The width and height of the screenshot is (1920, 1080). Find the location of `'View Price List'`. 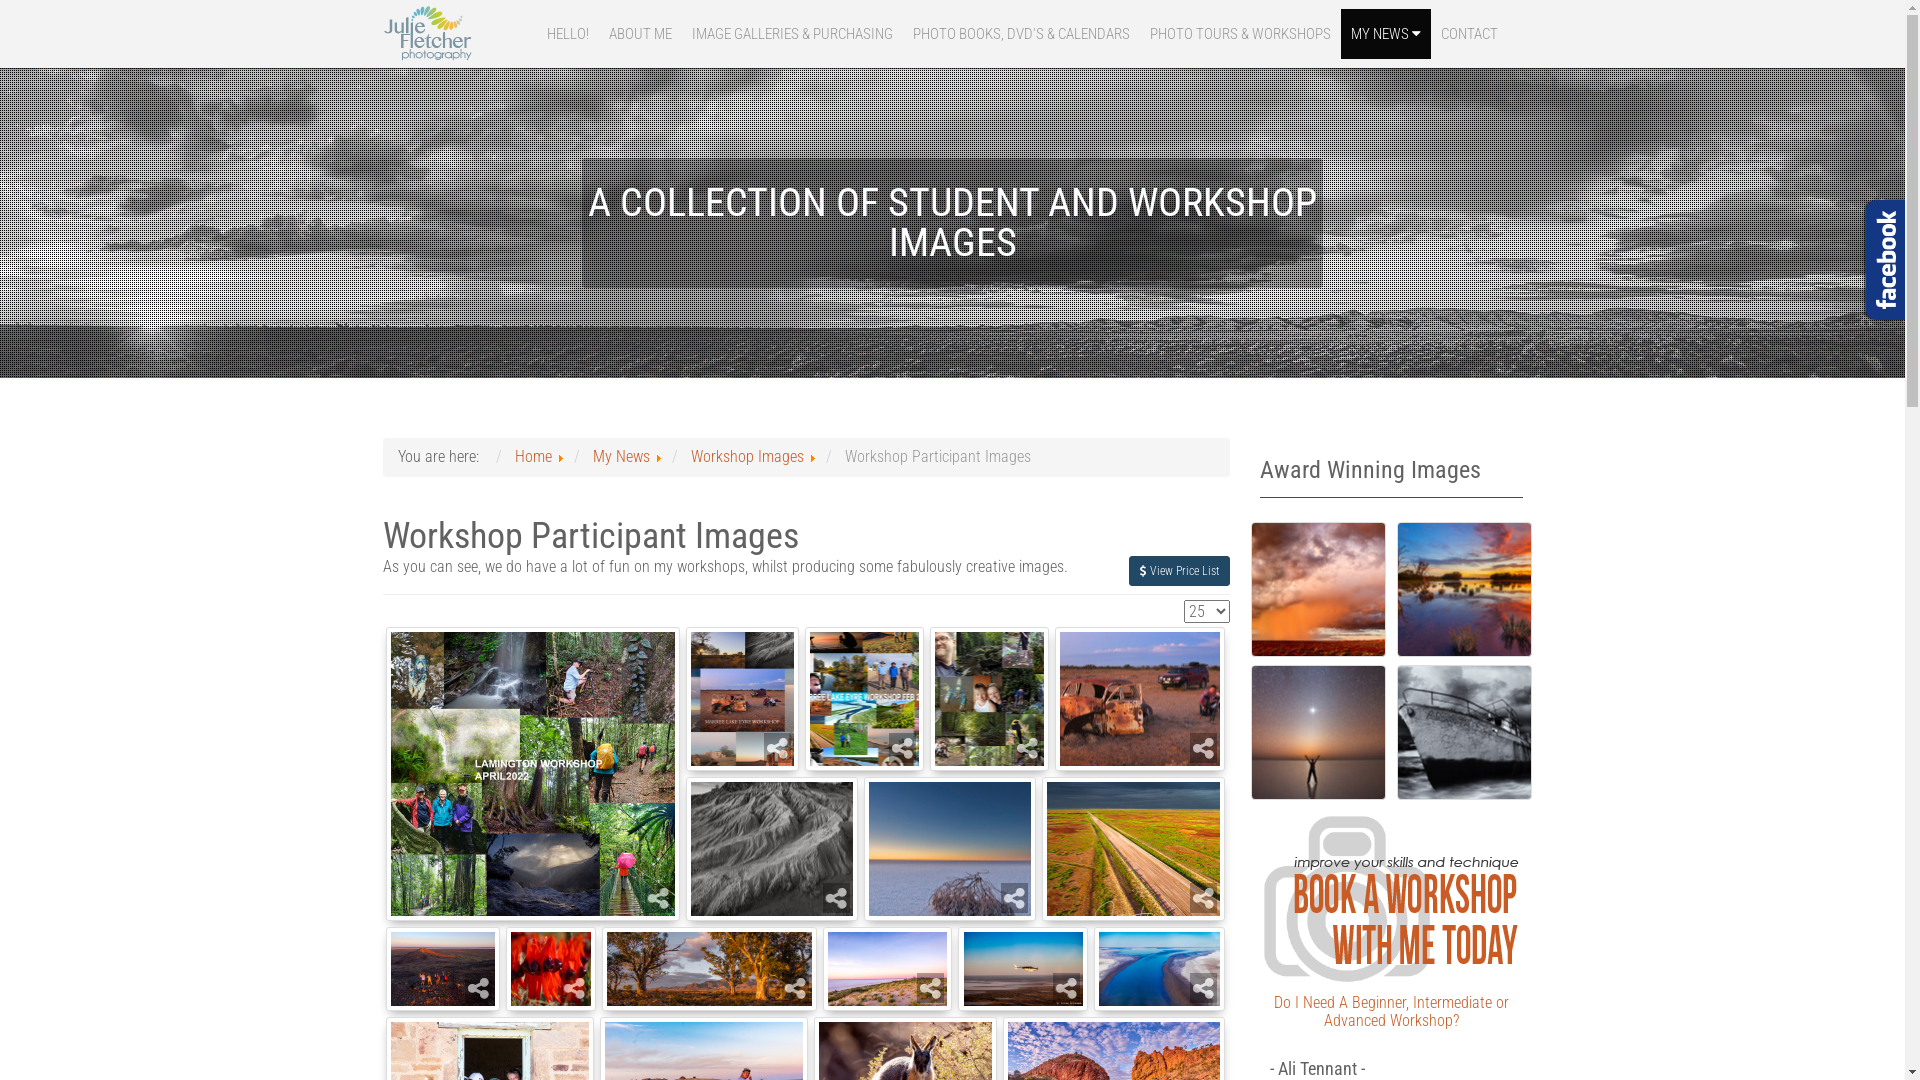

'View Price List' is located at coordinates (1179, 570).